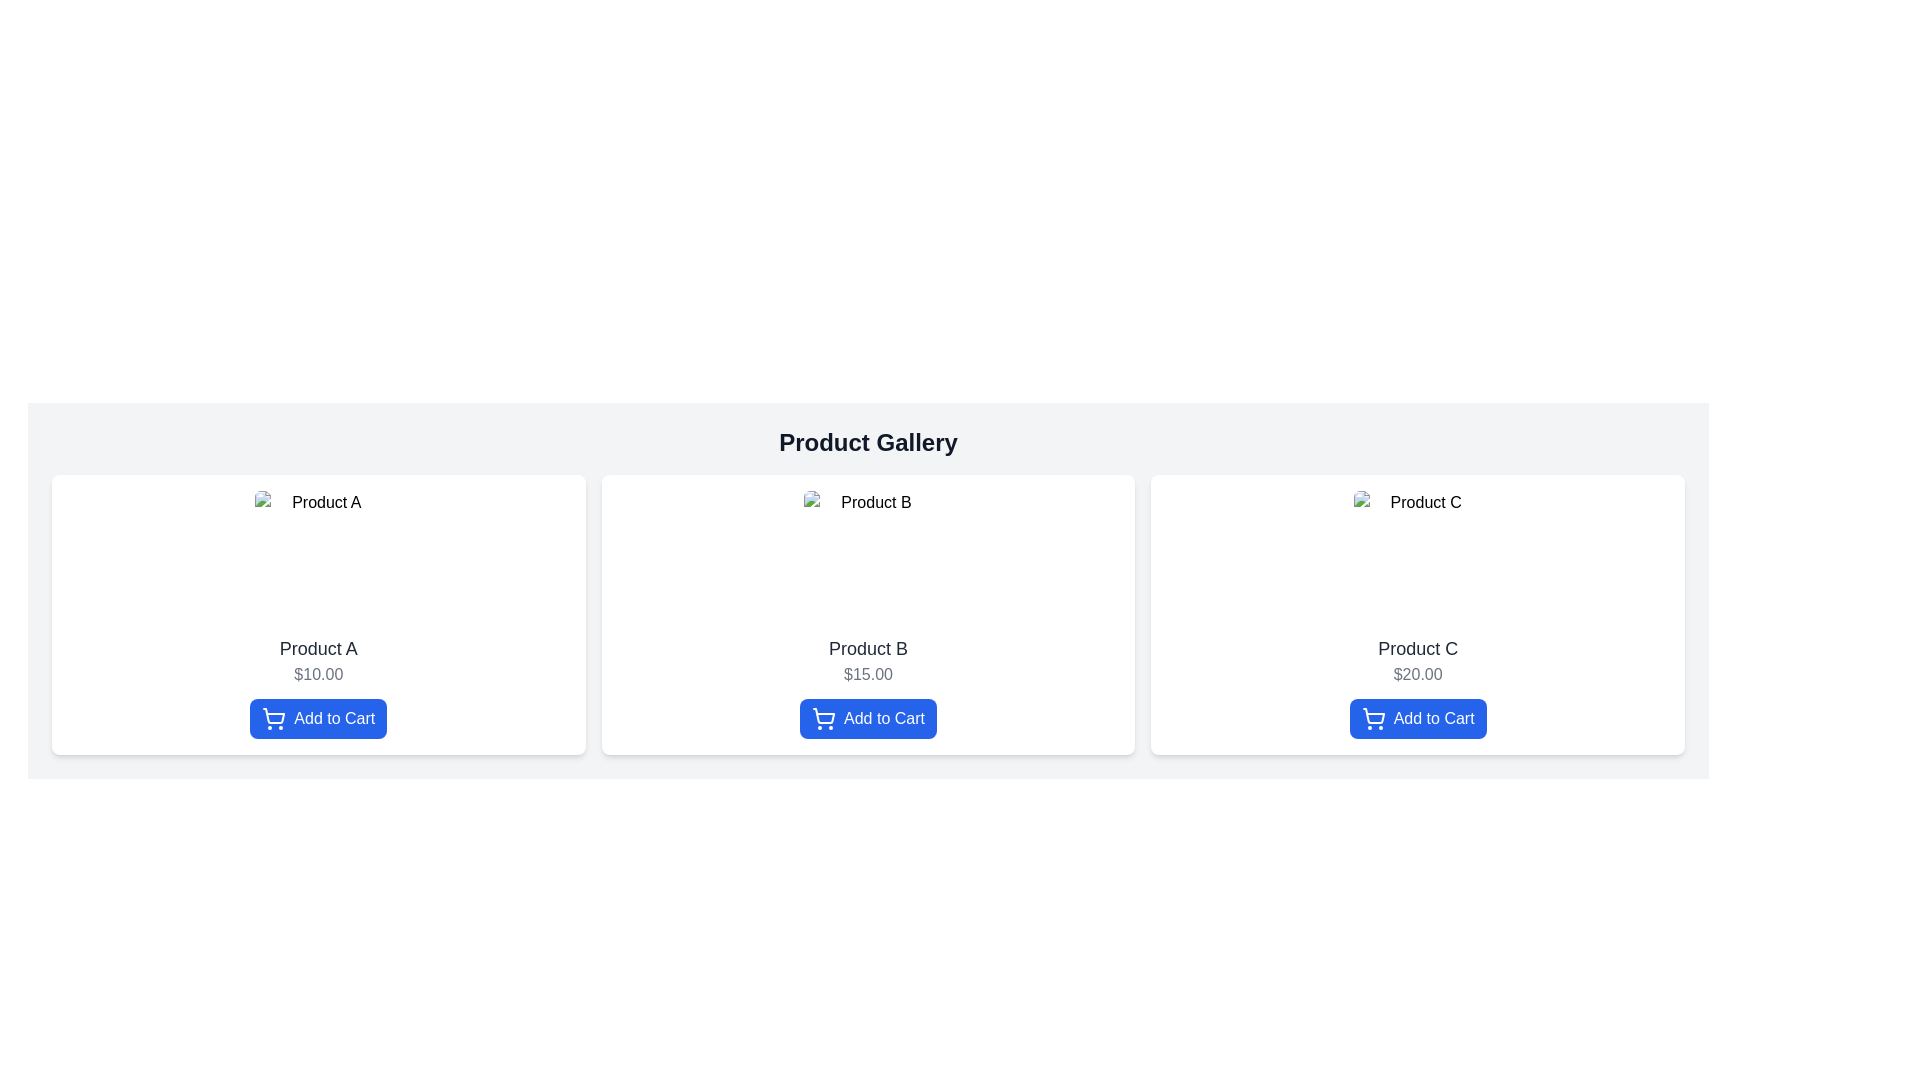 Image resolution: width=1920 pixels, height=1080 pixels. Describe the element at coordinates (317, 648) in the screenshot. I see `text label that serves as the title or name of the product, which is centrally located within the first product card in the product gallery, positioned below the product image and above the price label '$10.00'` at that location.